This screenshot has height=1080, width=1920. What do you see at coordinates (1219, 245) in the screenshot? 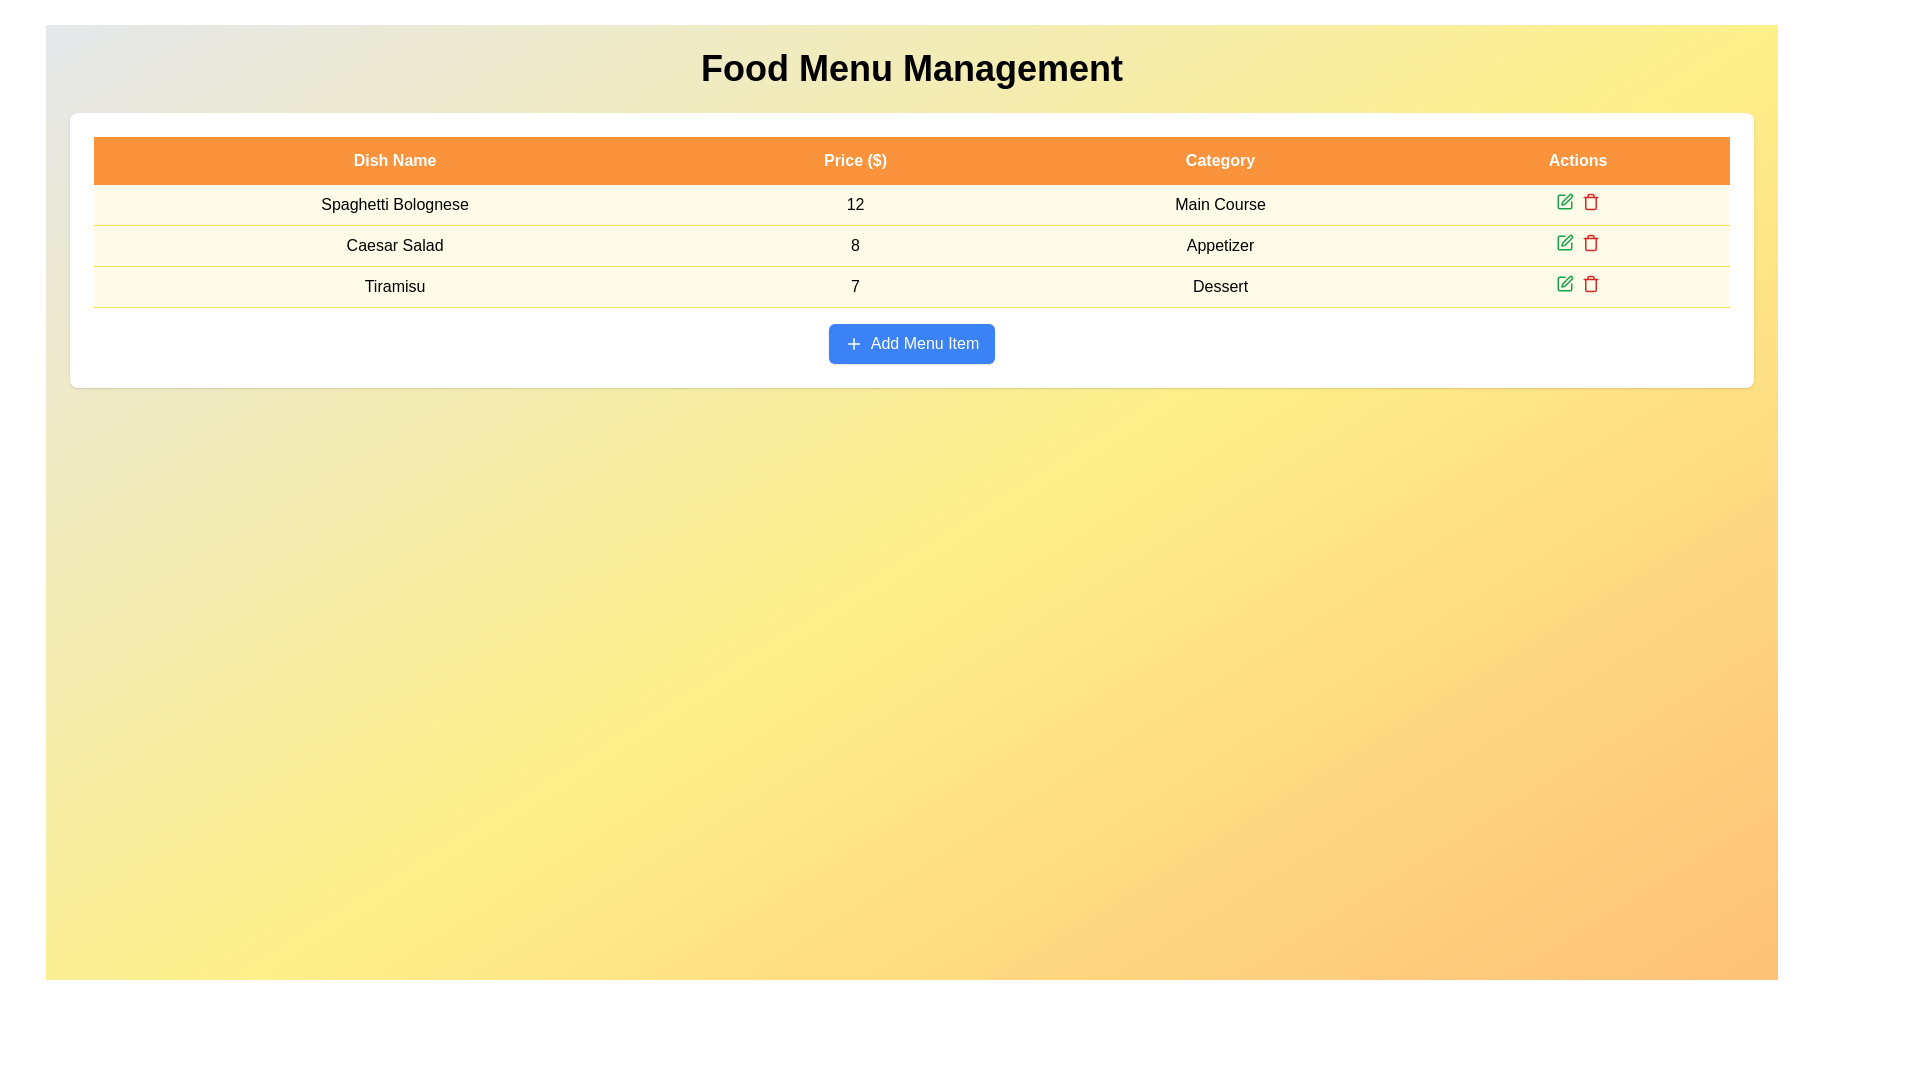
I see `the 'Appetizer' text label in the 'Category' column of the table, which is displayed in black font on a light yellow background` at bounding box center [1219, 245].